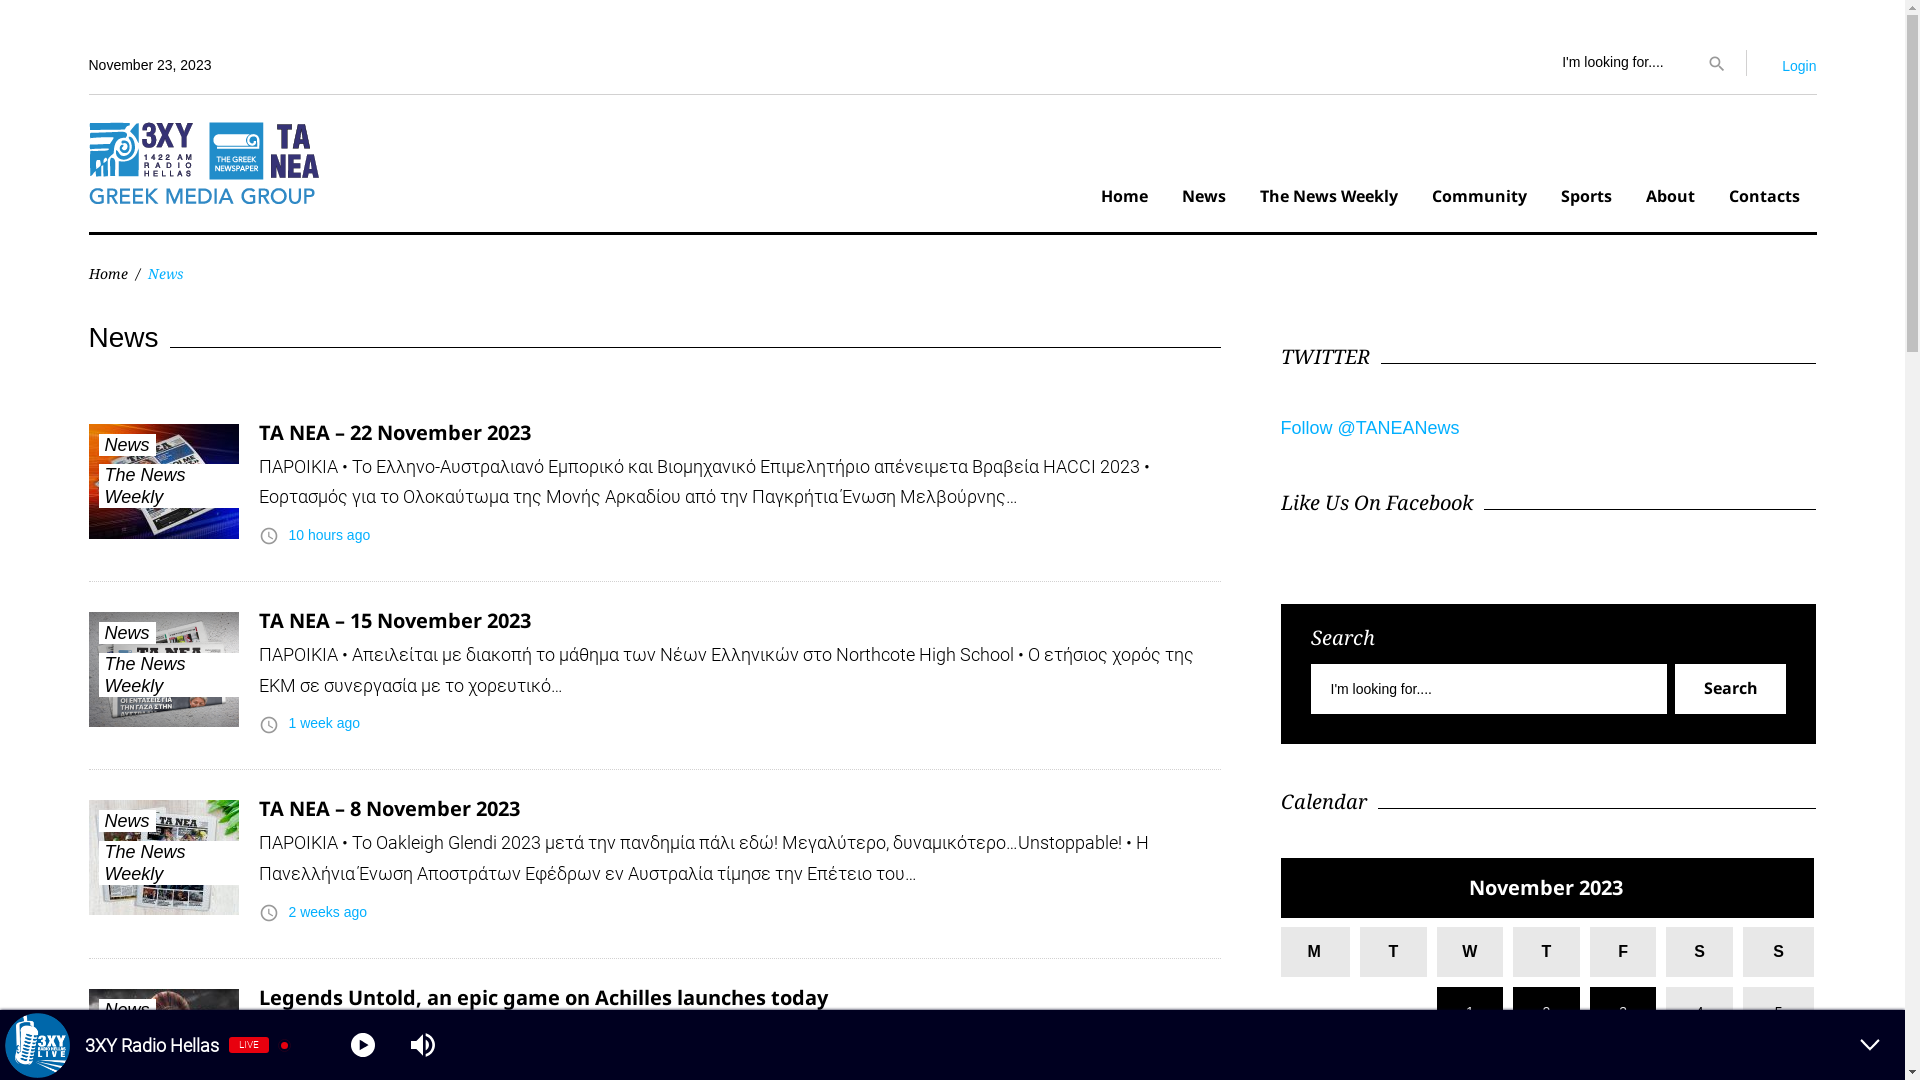 This screenshot has height=1080, width=1920. I want to click on 'Home', so click(1124, 199).